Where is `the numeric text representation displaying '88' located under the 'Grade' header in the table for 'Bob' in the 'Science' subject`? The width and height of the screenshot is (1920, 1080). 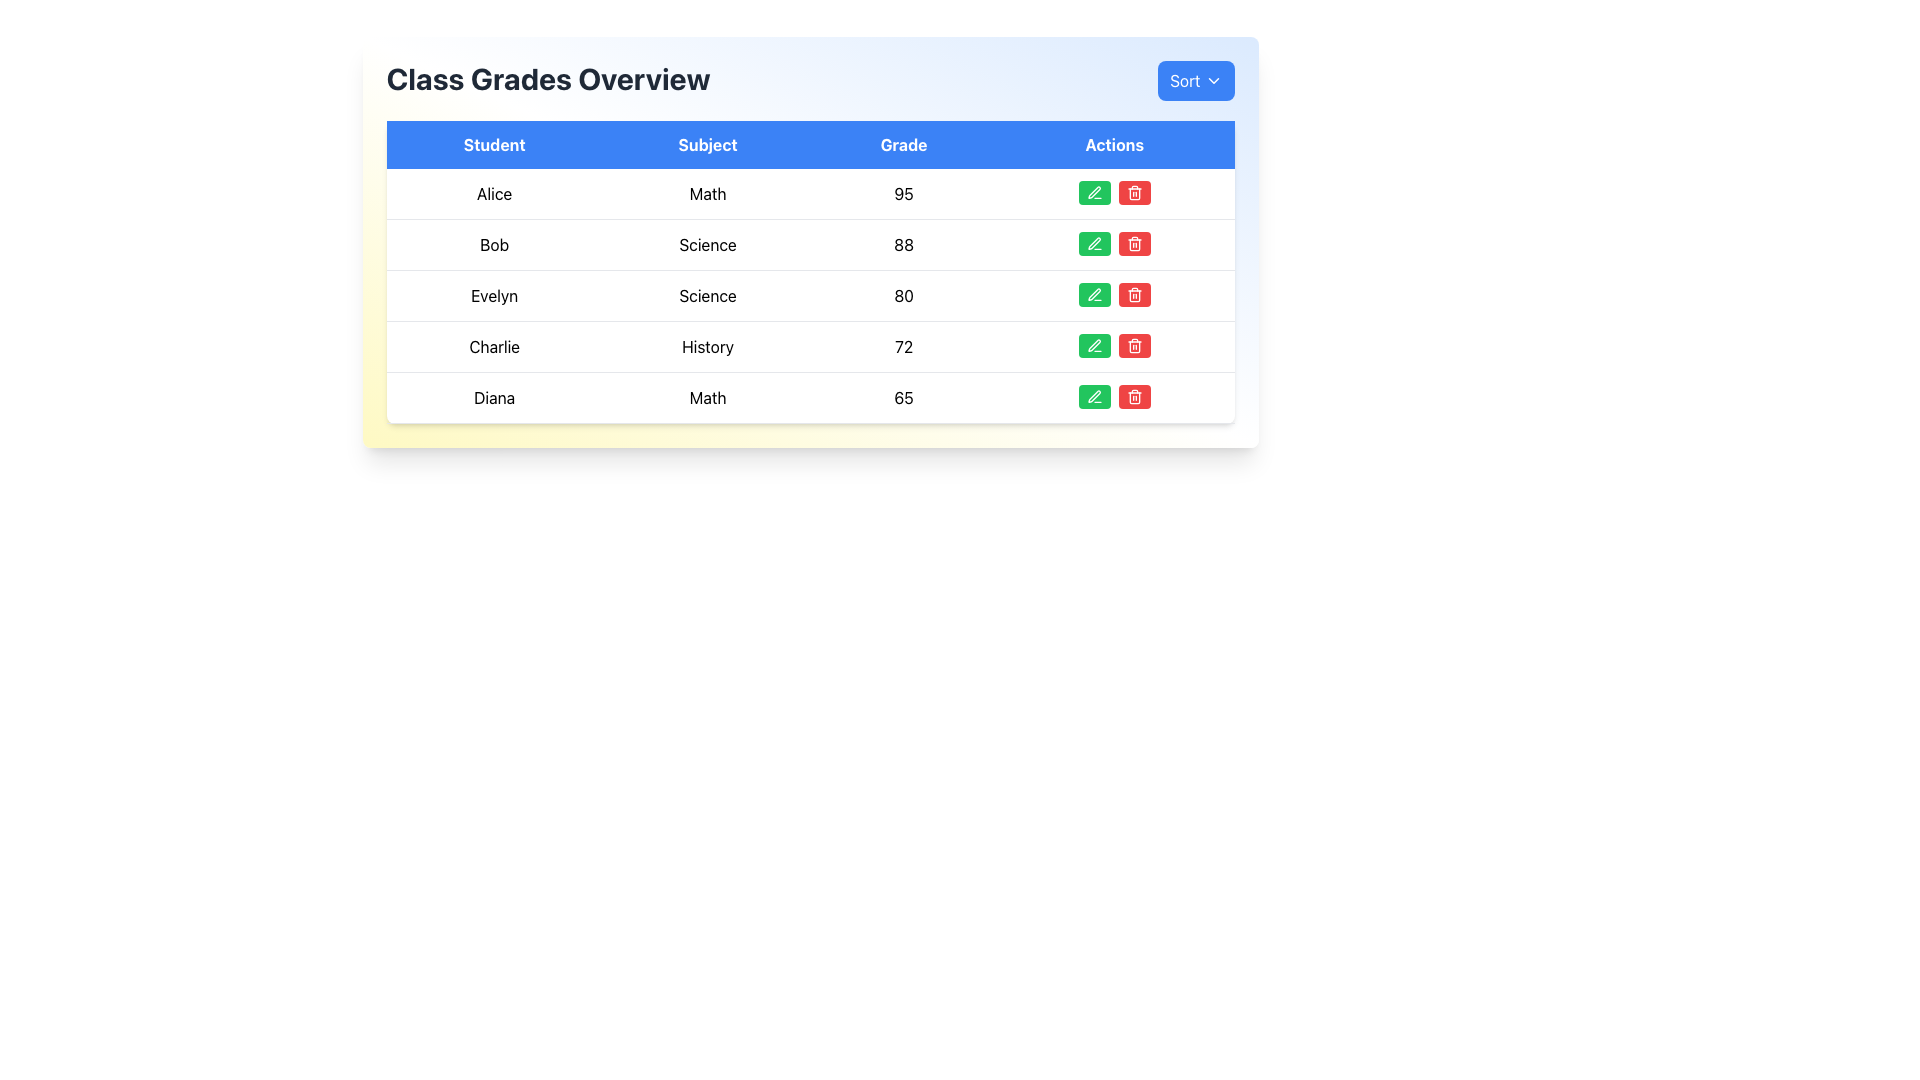 the numeric text representation displaying '88' located under the 'Grade' header in the table for 'Bob' in the 'Science' subject is located at coordinates (903, 244).